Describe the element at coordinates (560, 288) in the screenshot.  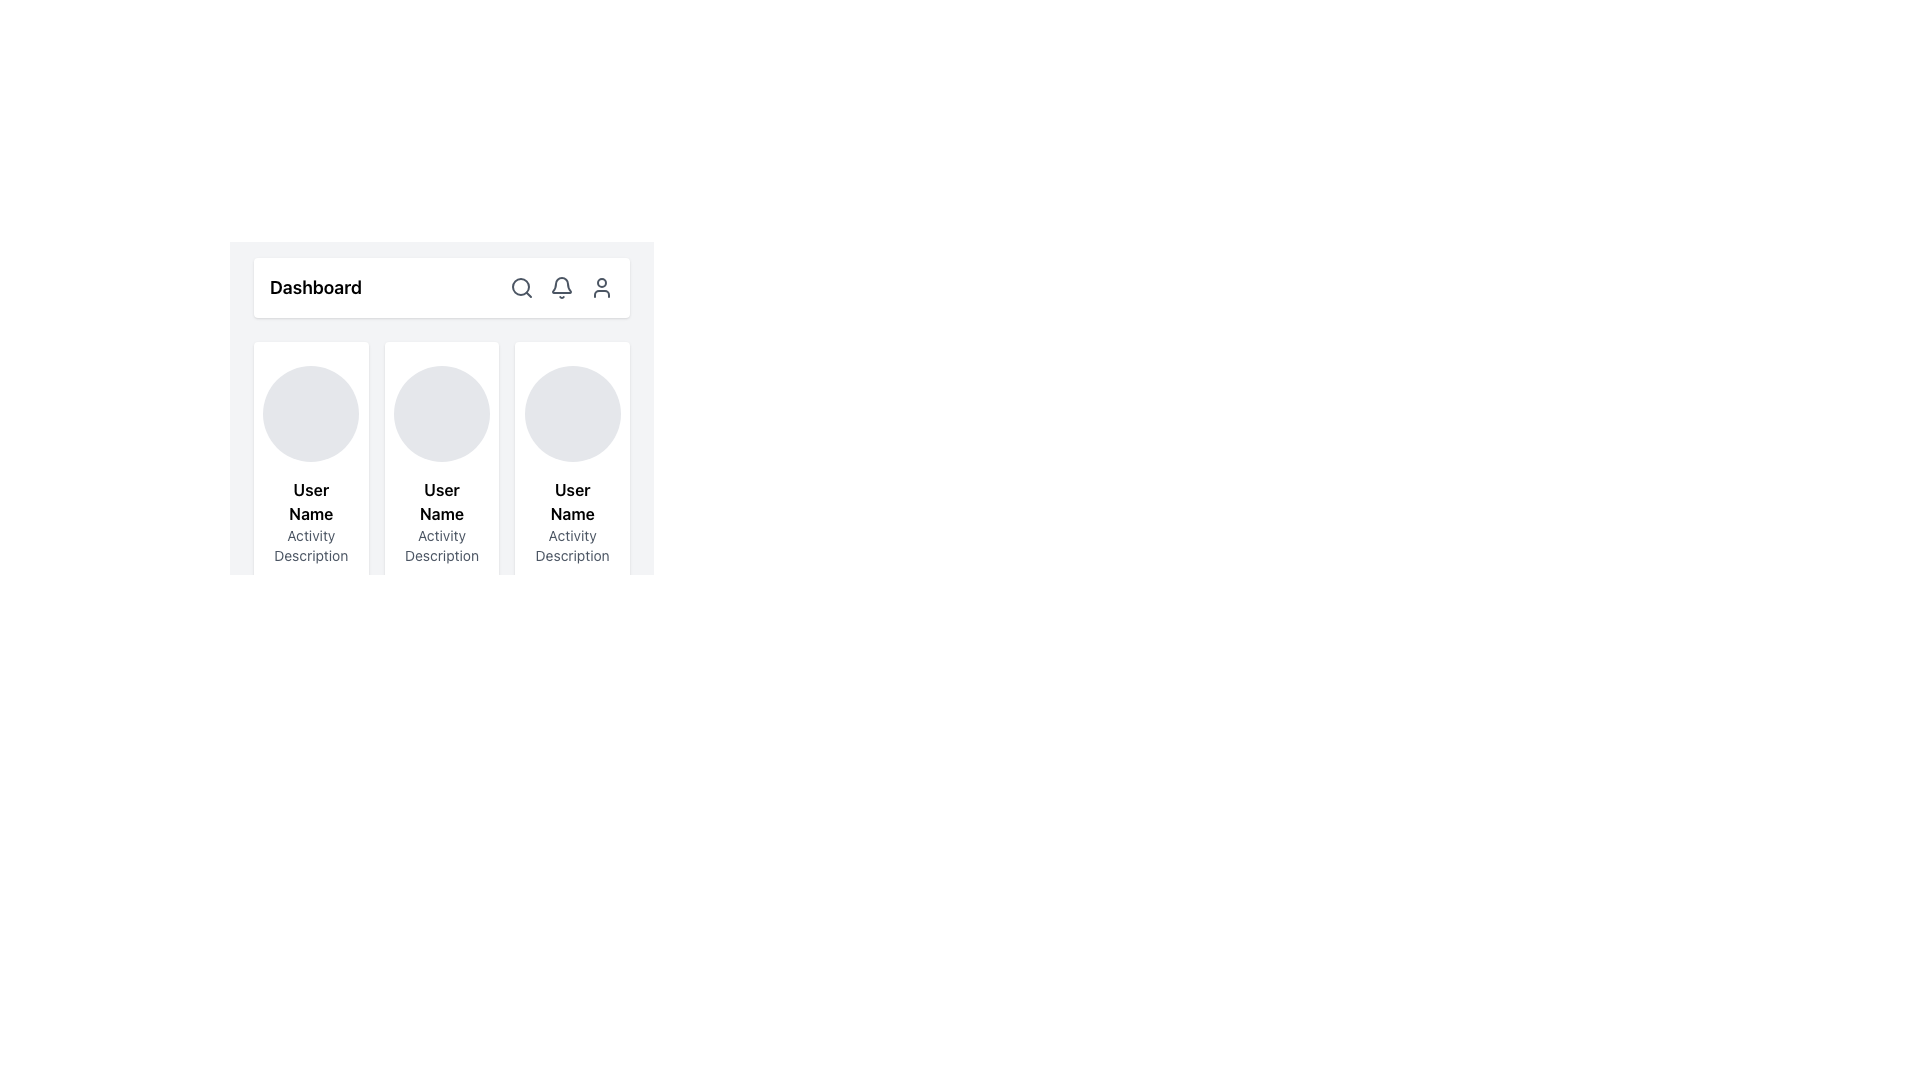
I see `the bell icon button located in the top-right navigation bar` at that location.